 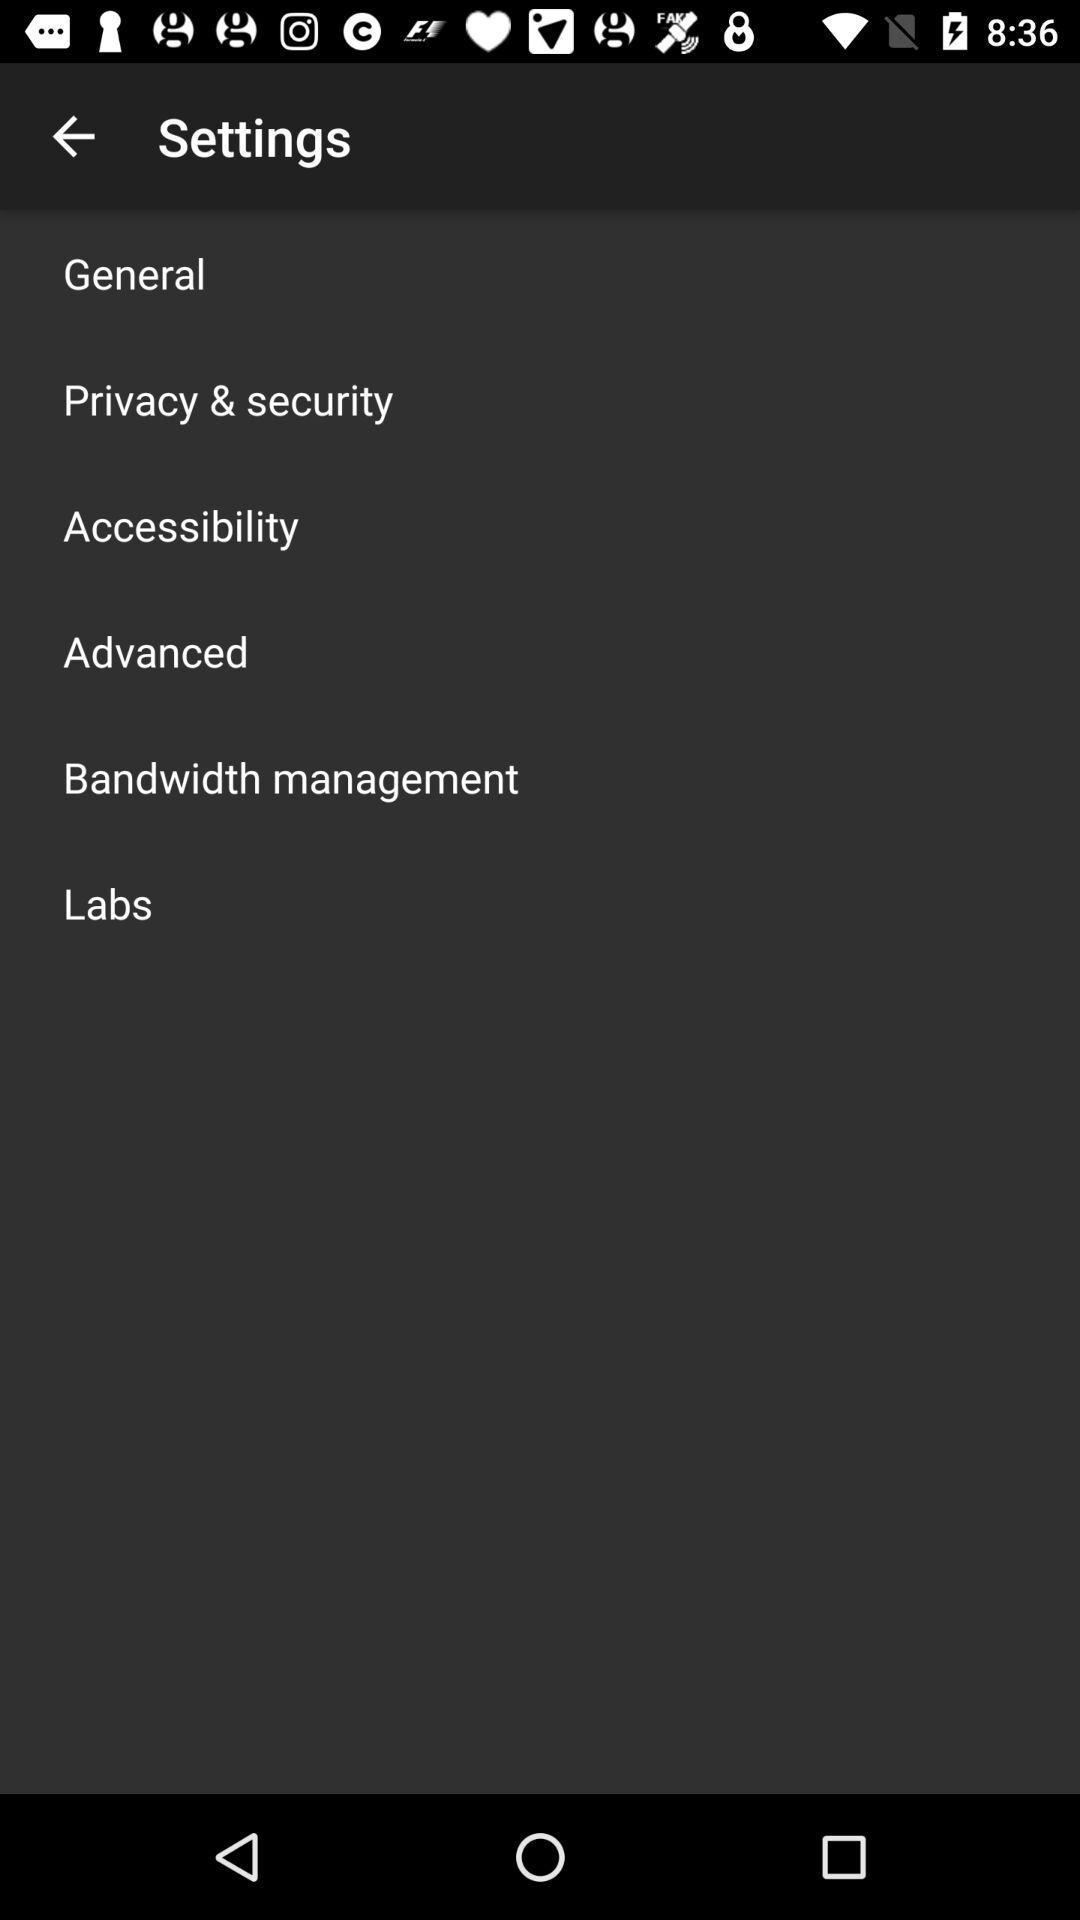 I want to click on labs item, so click(x=108, y=901).